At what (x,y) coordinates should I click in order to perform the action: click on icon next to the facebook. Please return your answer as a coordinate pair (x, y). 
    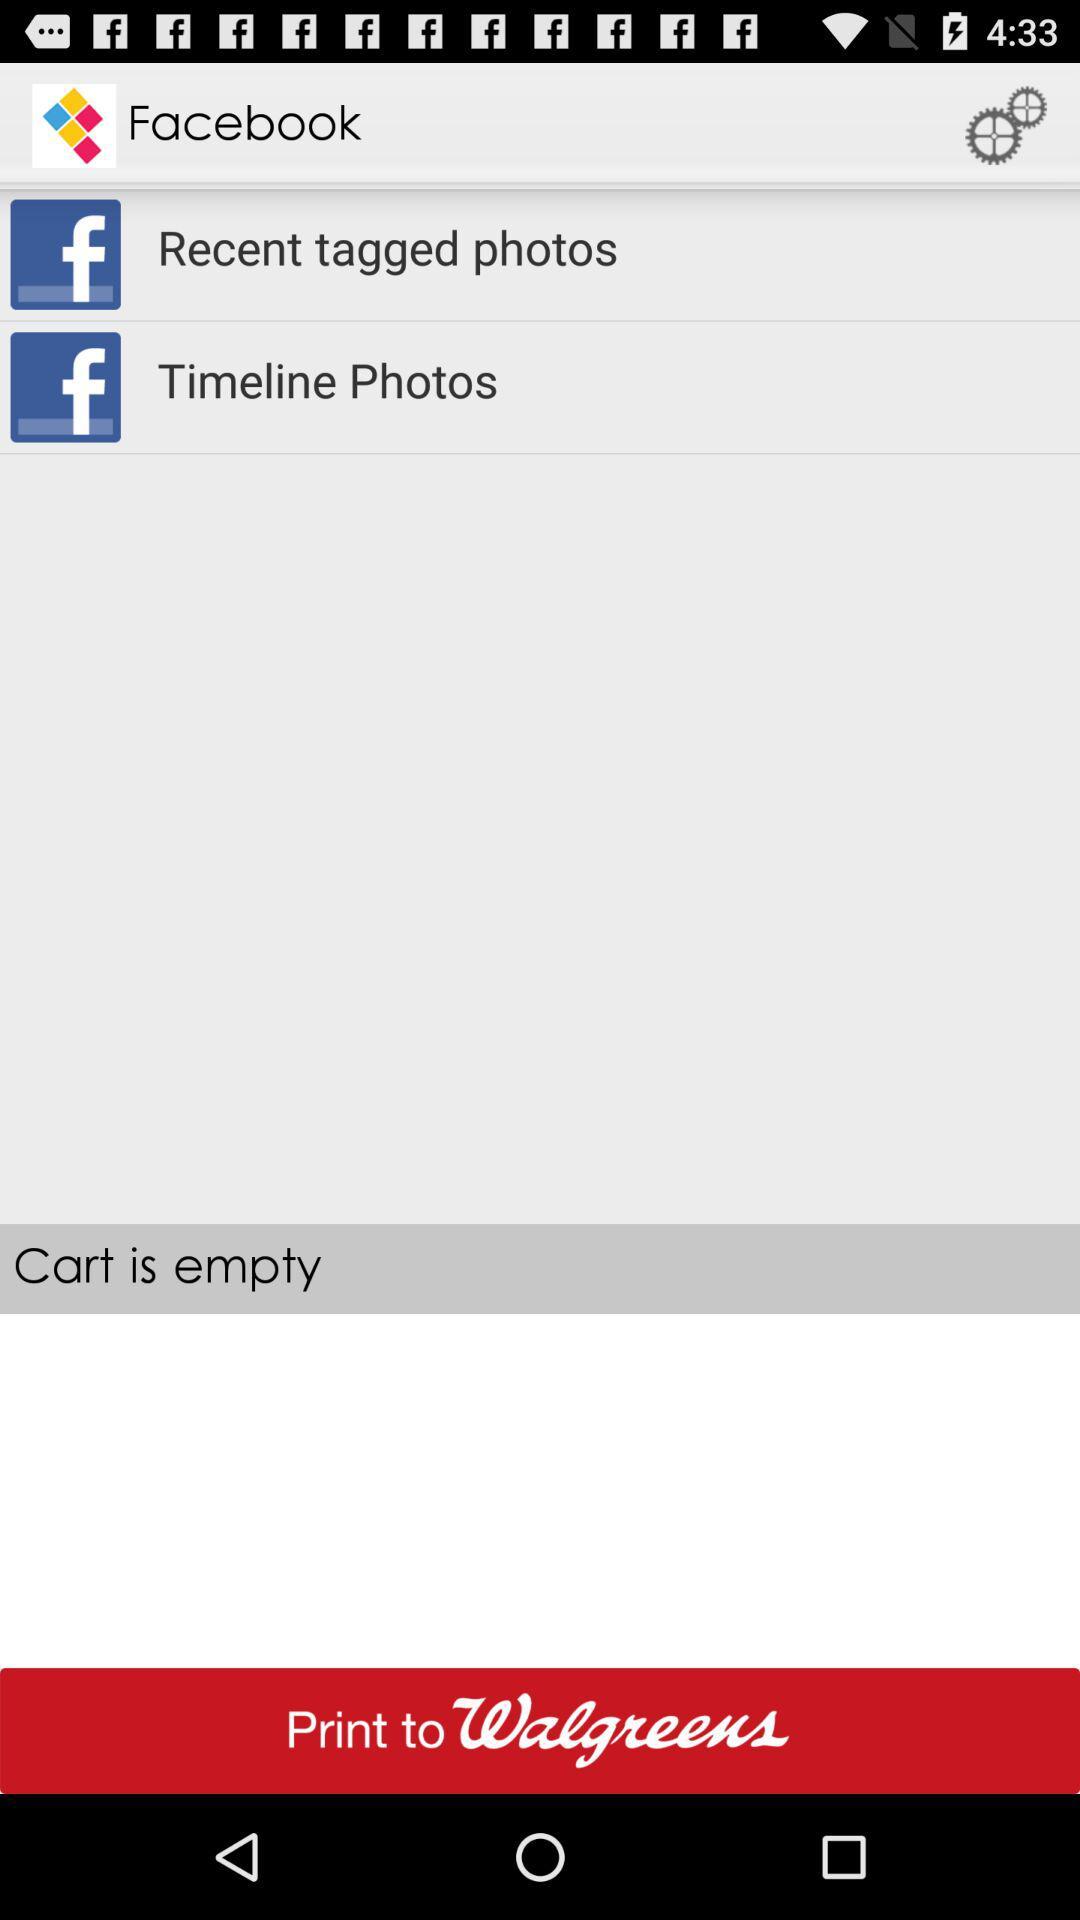
    Looking at the image, I should click on (1006, 124).